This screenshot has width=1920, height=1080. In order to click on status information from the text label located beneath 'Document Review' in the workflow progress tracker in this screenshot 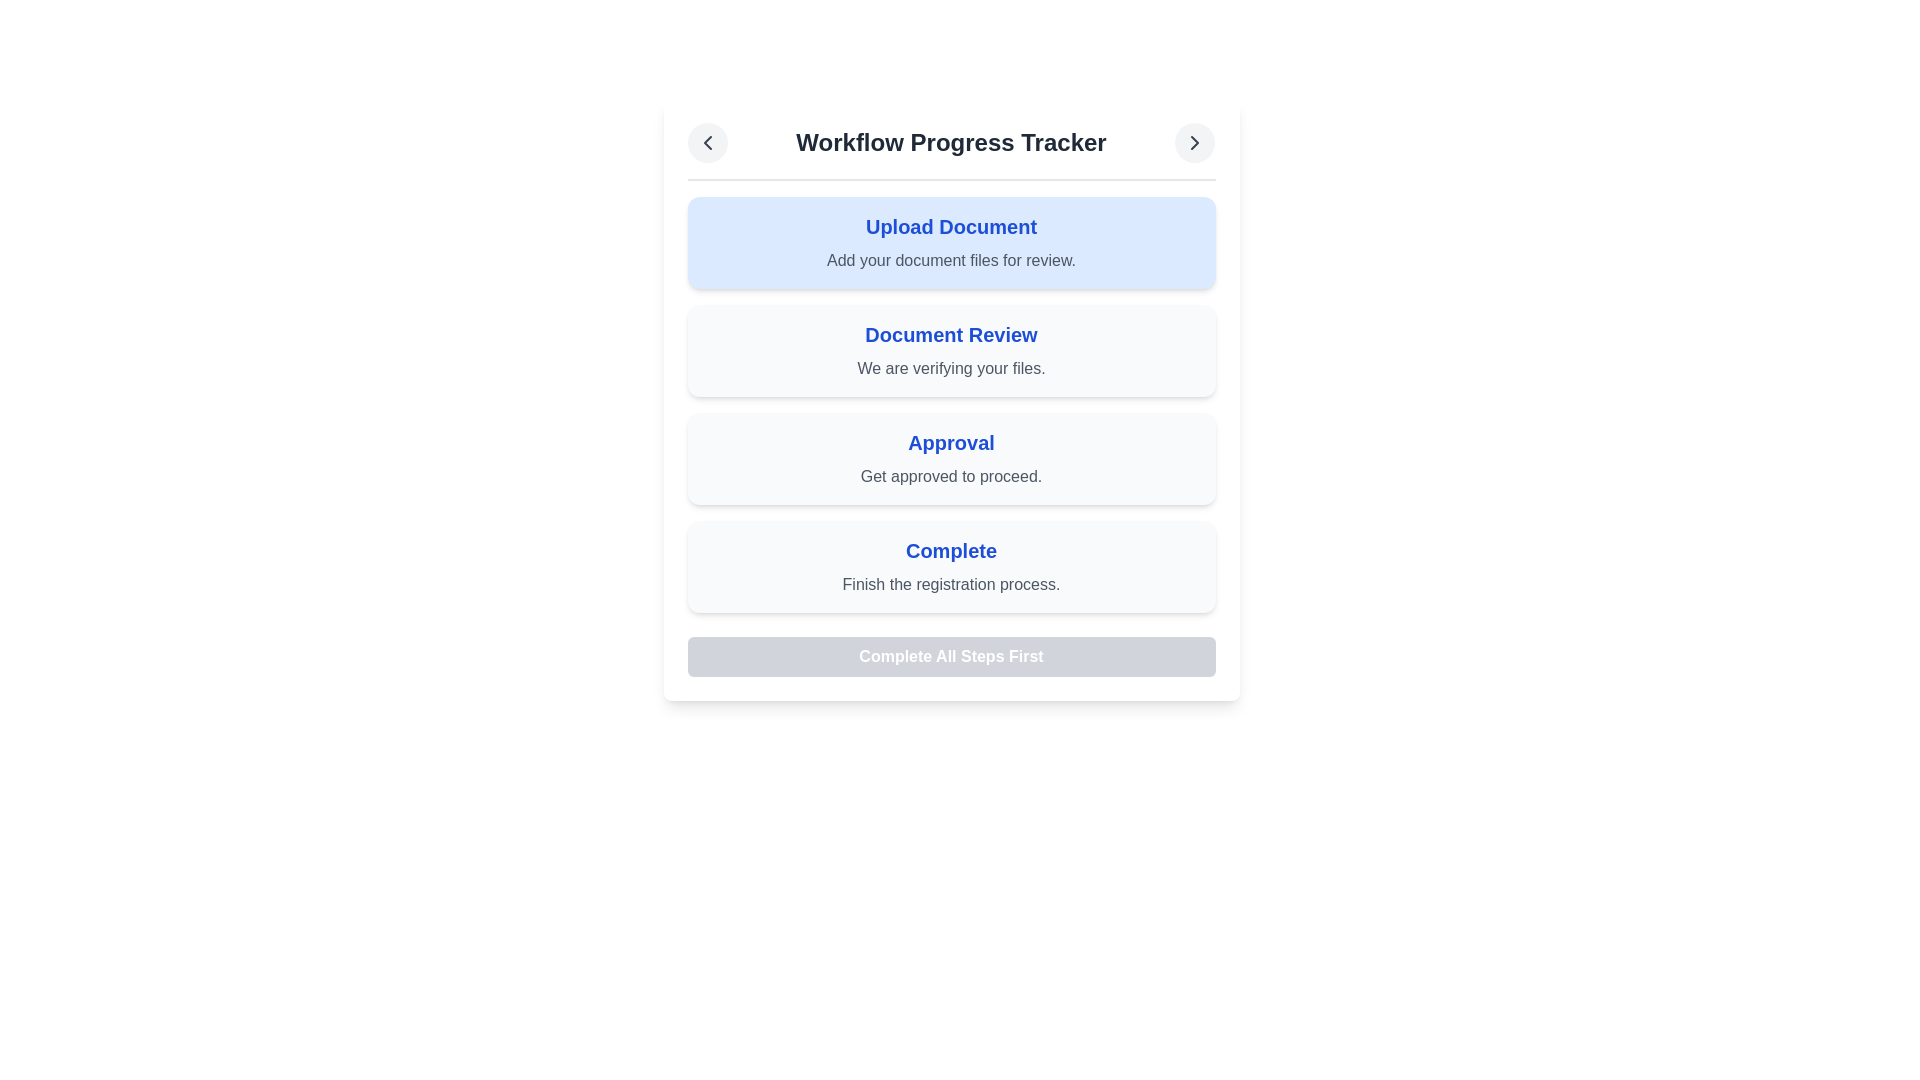, I will do `click(950, 369)`.